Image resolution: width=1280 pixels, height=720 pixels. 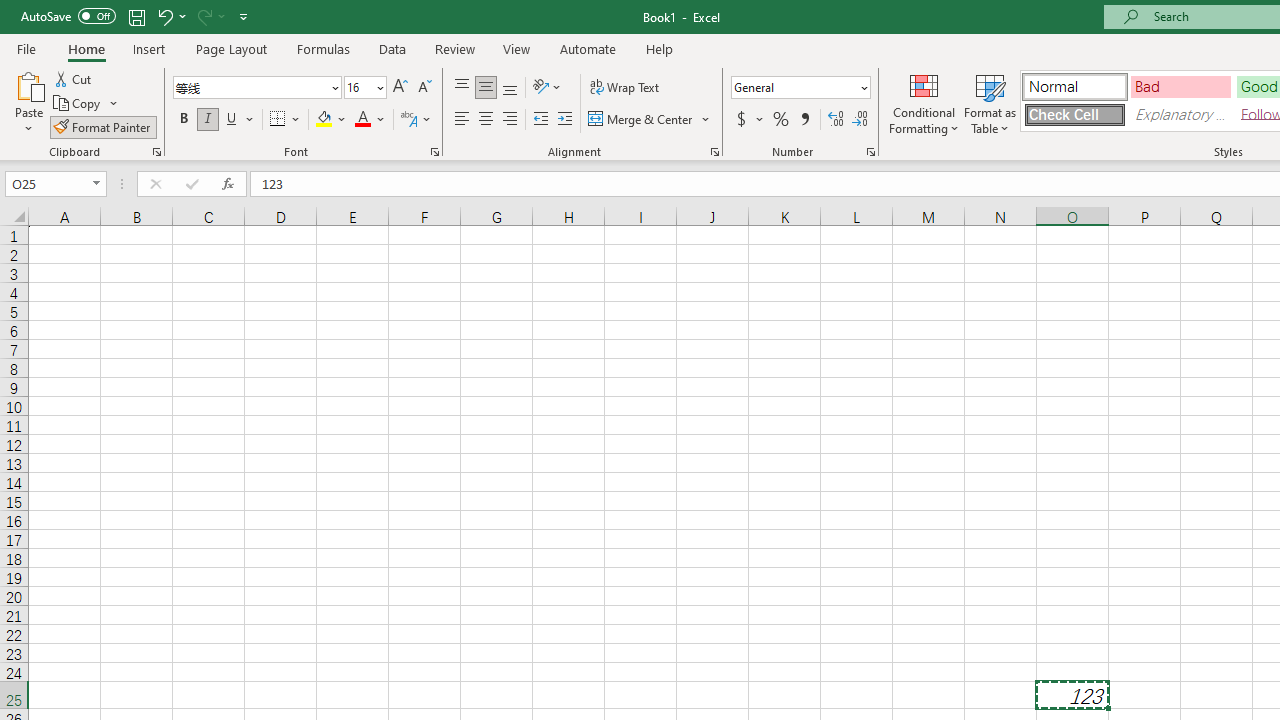 I want to click on 'Increase Decimal', so click(x=836, y=119).